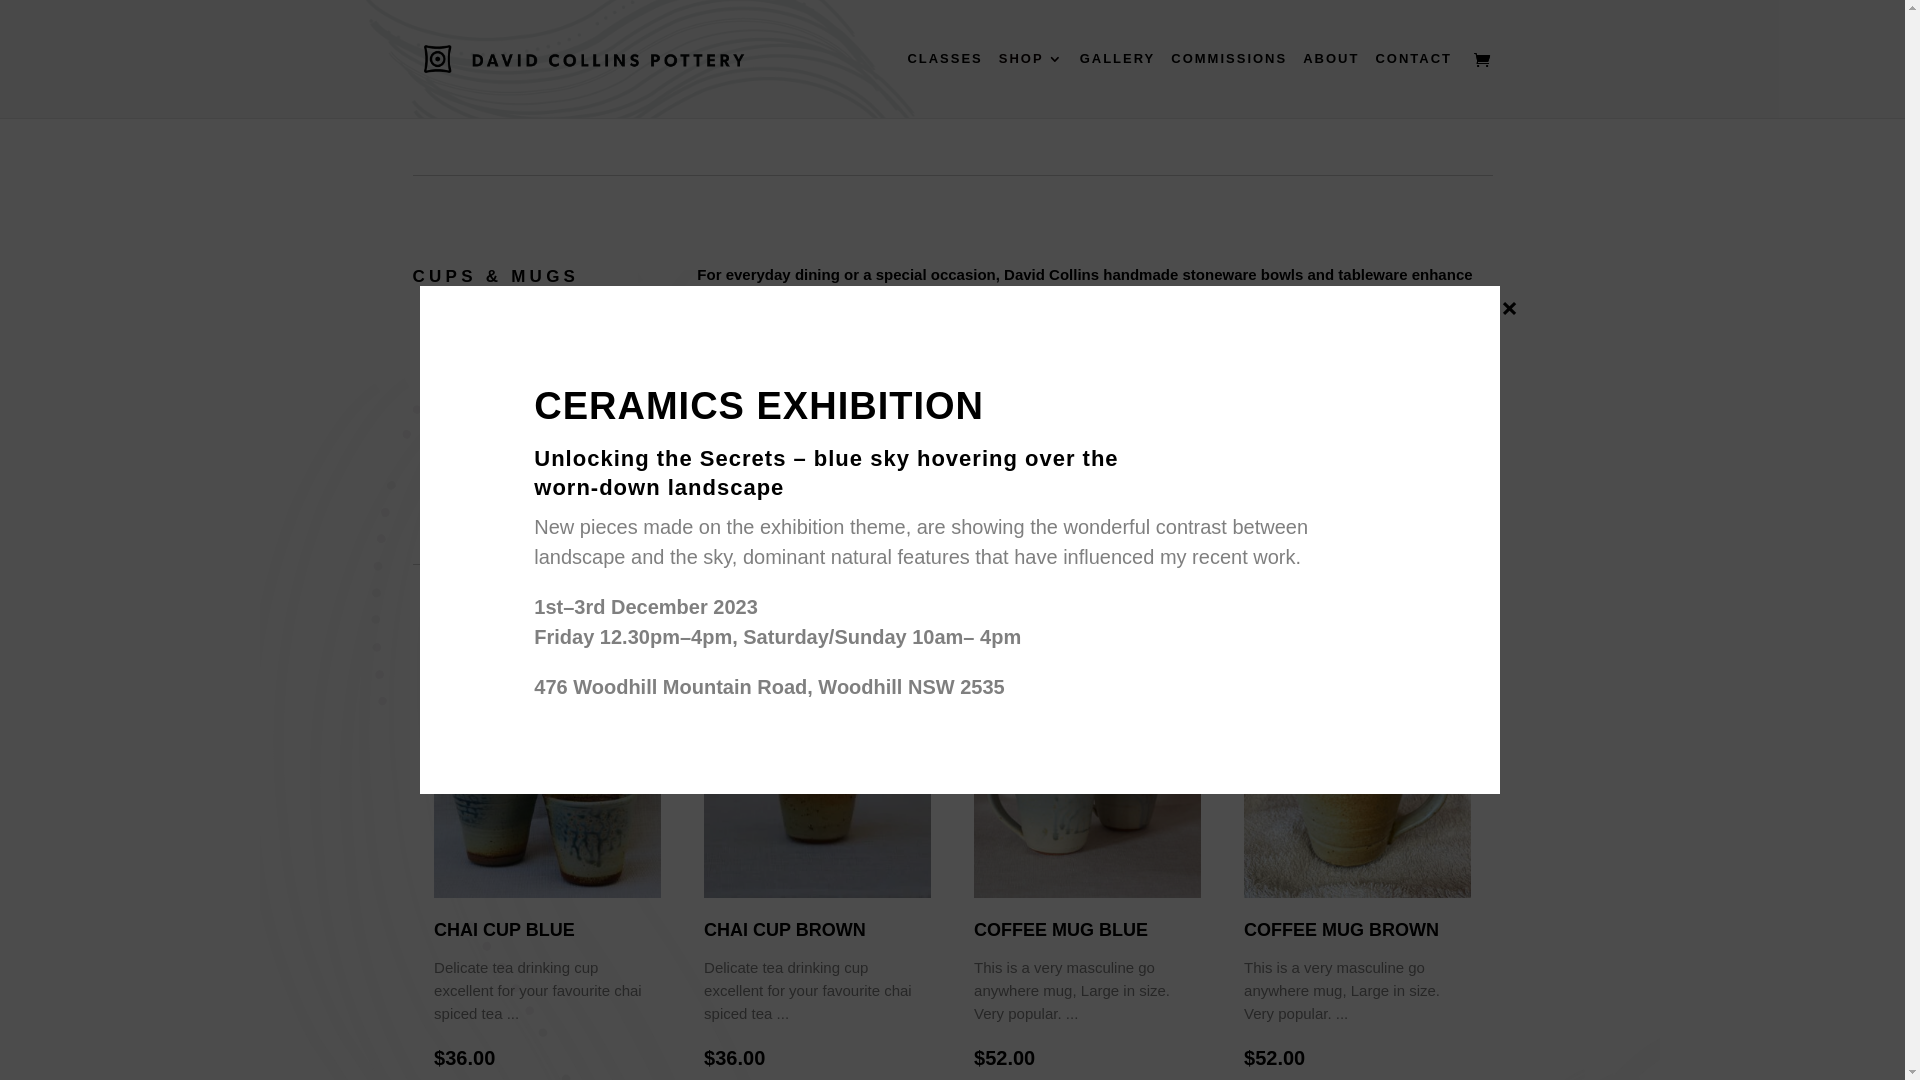  What do you see at coordinates (1330, 83) in the screenshot?
I see `'ABOUT'` at bounding box center [1330, 83].